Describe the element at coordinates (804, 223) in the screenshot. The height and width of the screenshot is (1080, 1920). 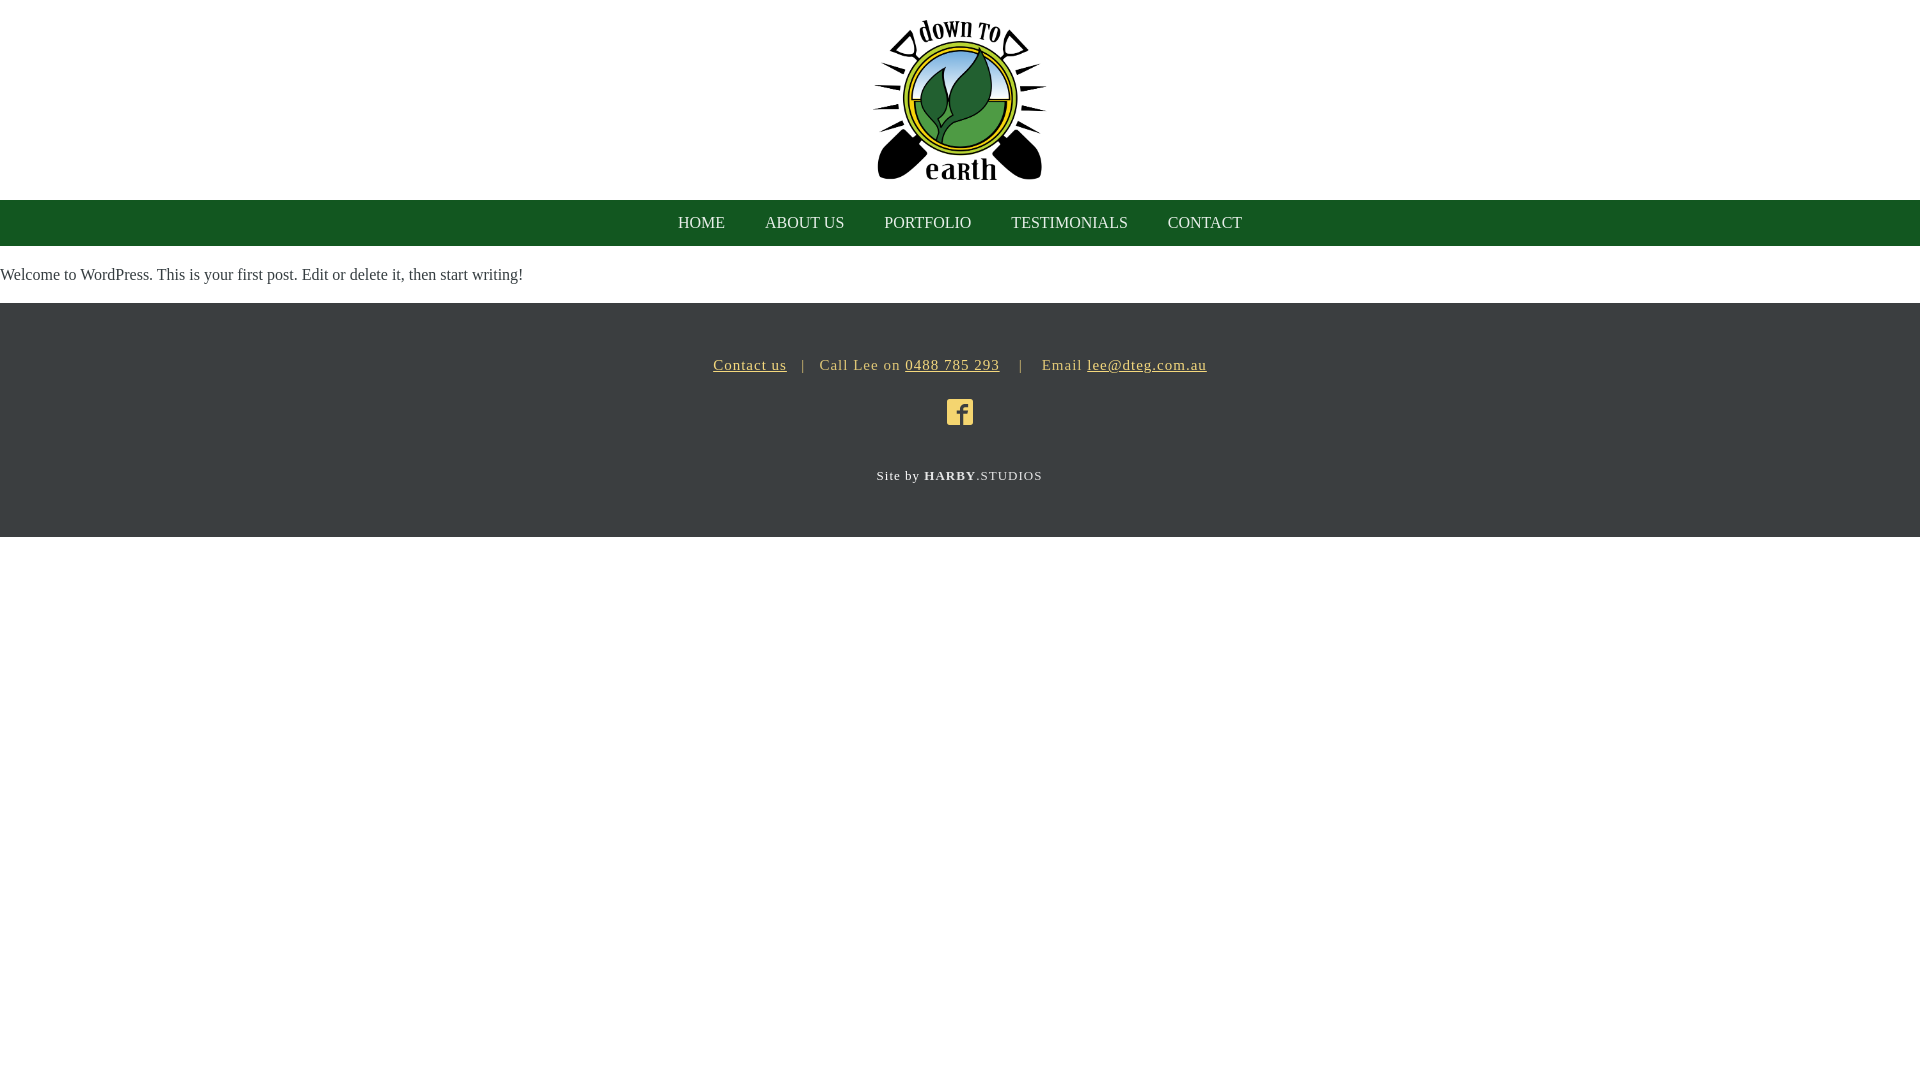
I see `'ABOUT US'` at that location.